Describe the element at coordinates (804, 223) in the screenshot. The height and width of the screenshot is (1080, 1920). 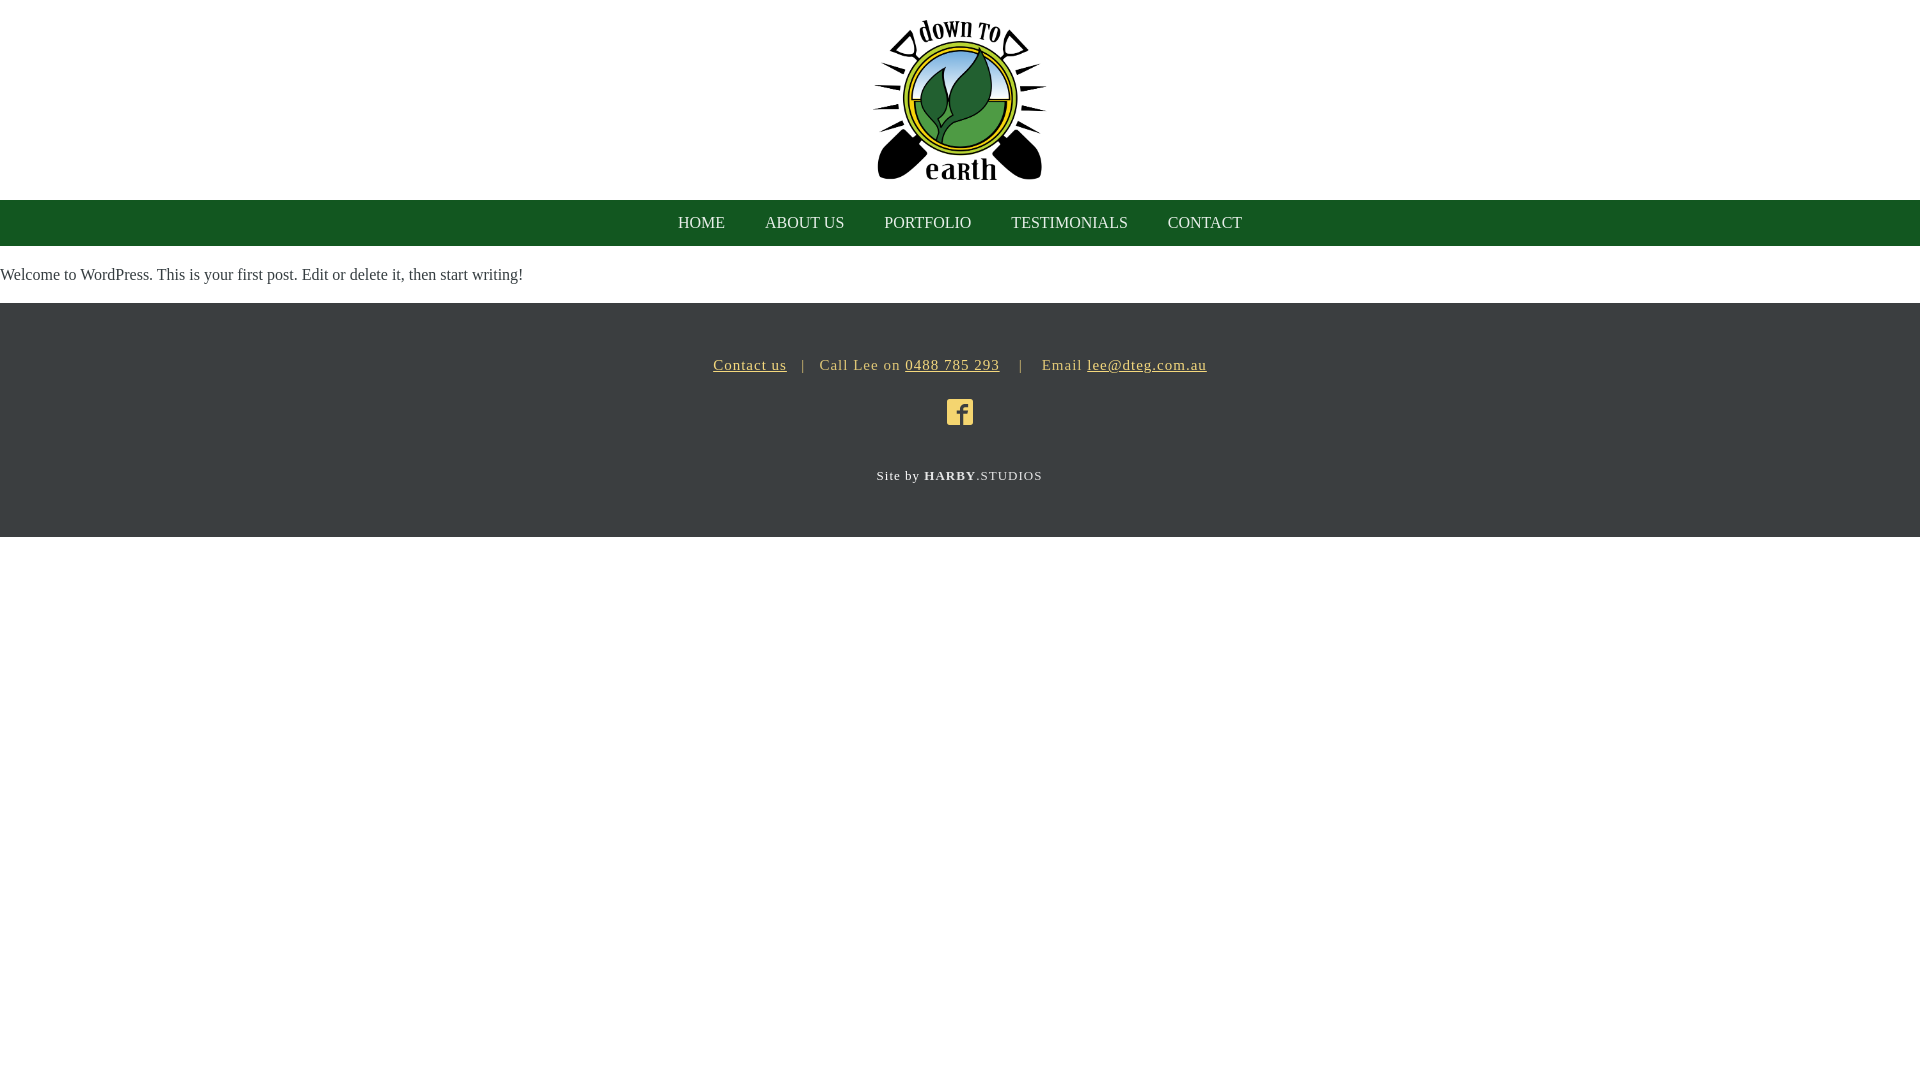
I see `'ABOUT US'` at that location.